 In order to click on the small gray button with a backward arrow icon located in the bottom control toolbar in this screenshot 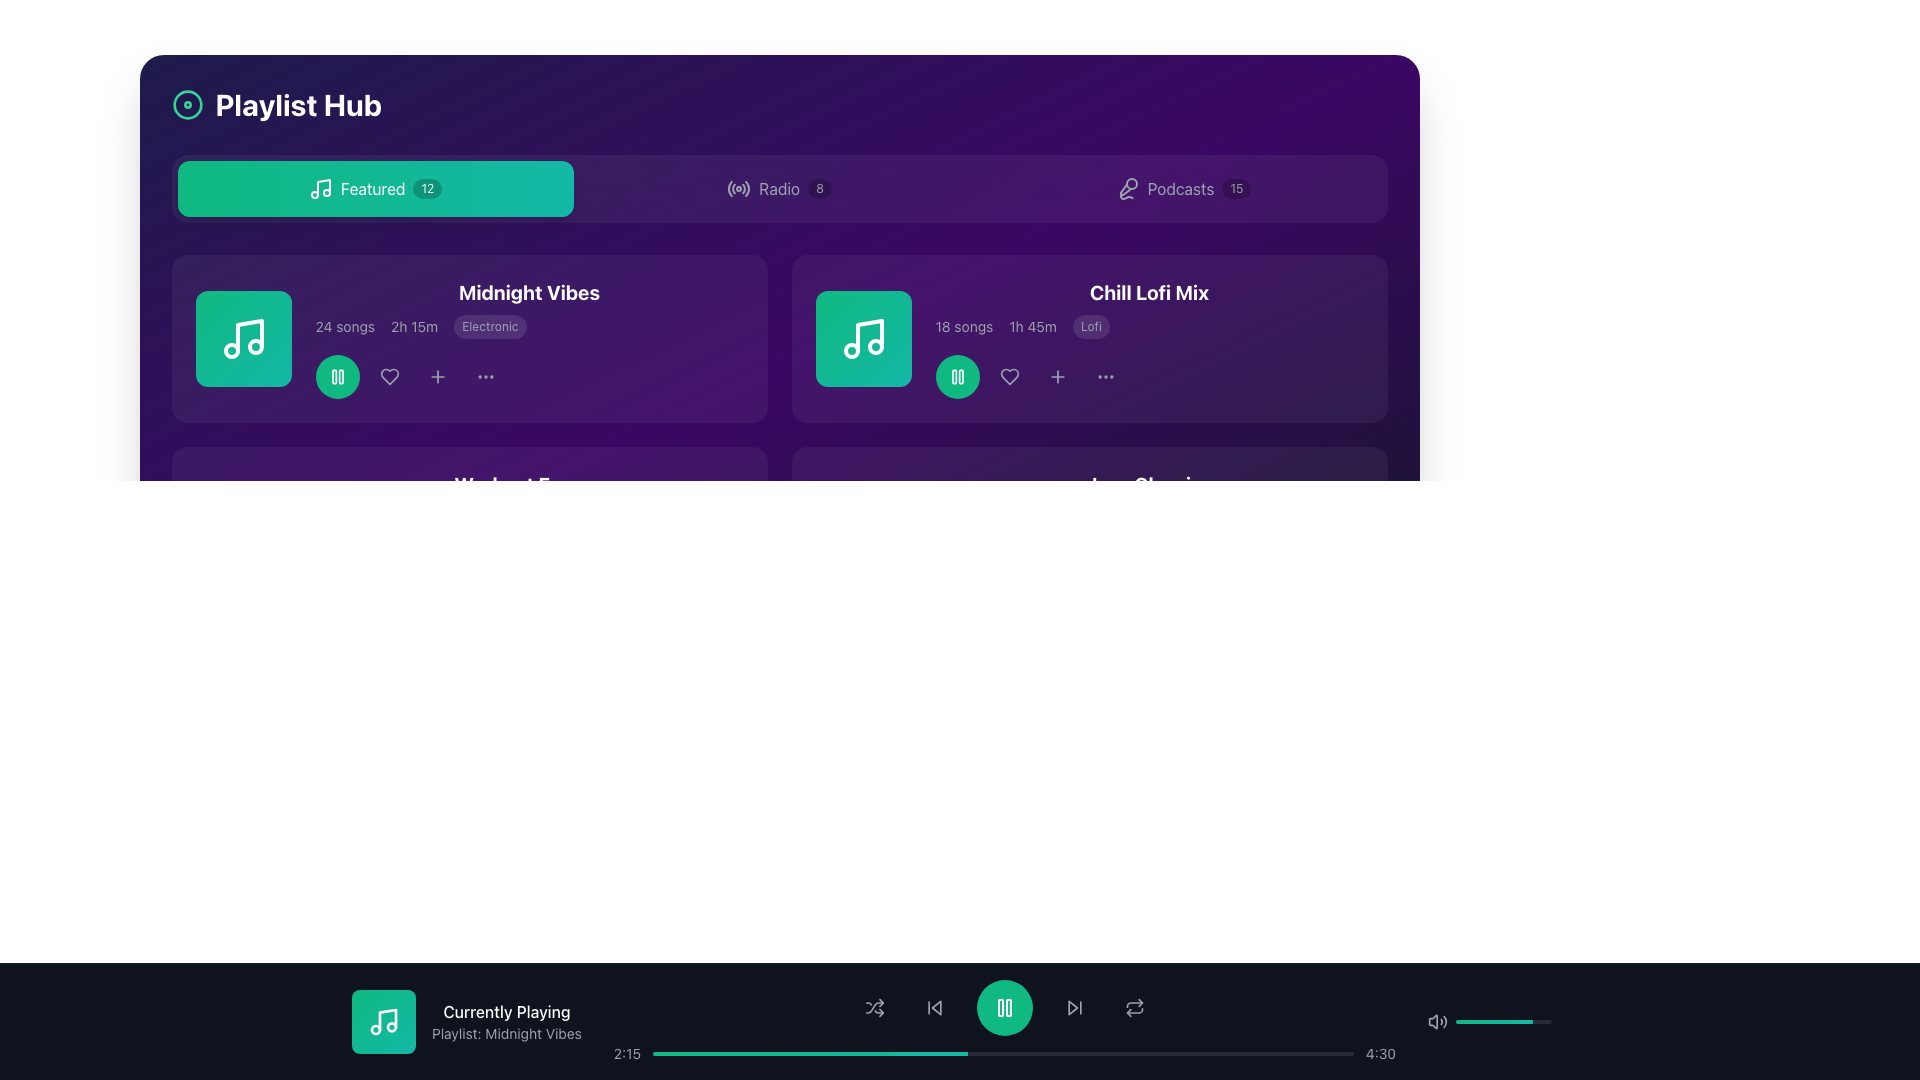, I will do `click(933, 1007)`.